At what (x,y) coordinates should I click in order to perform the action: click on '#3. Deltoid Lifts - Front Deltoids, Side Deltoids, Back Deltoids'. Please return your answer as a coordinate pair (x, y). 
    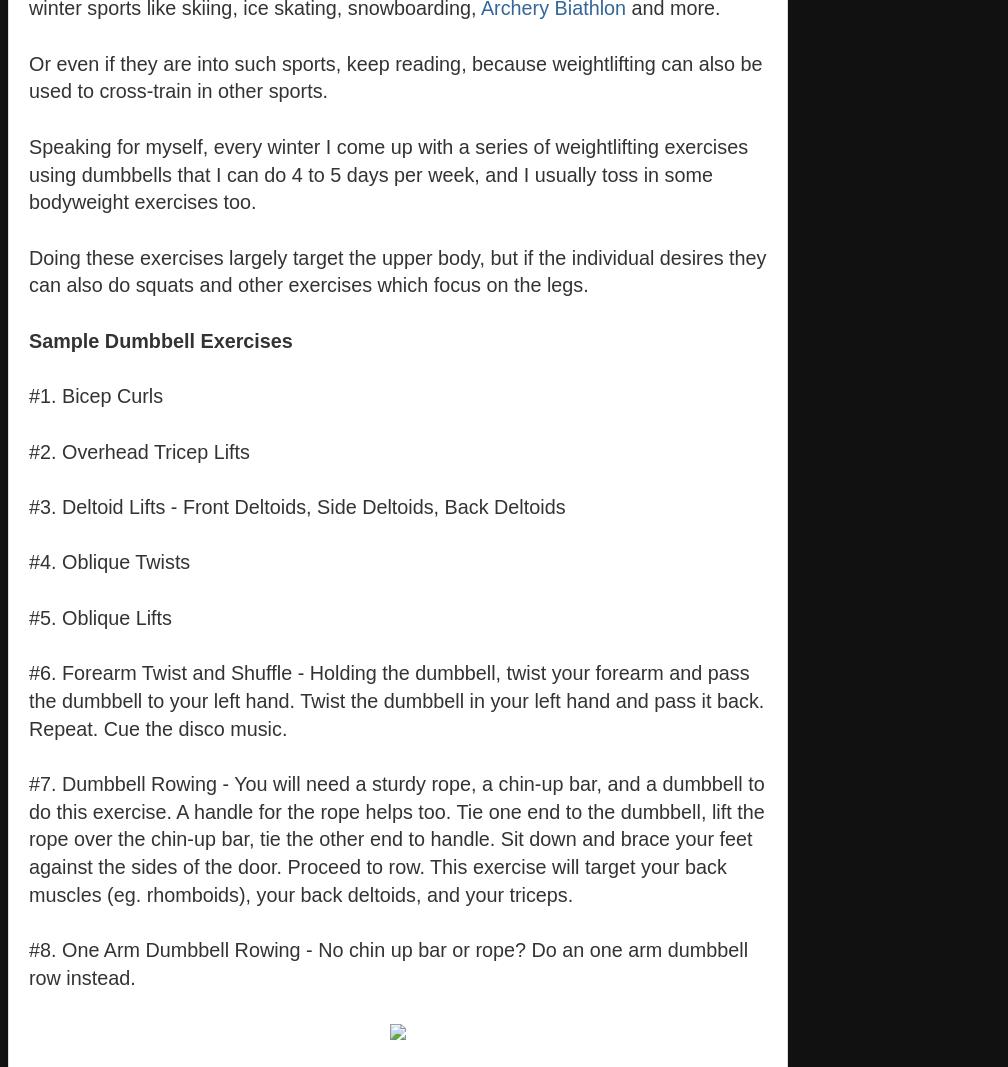
    Looking at the image, I should click on (296, 506).